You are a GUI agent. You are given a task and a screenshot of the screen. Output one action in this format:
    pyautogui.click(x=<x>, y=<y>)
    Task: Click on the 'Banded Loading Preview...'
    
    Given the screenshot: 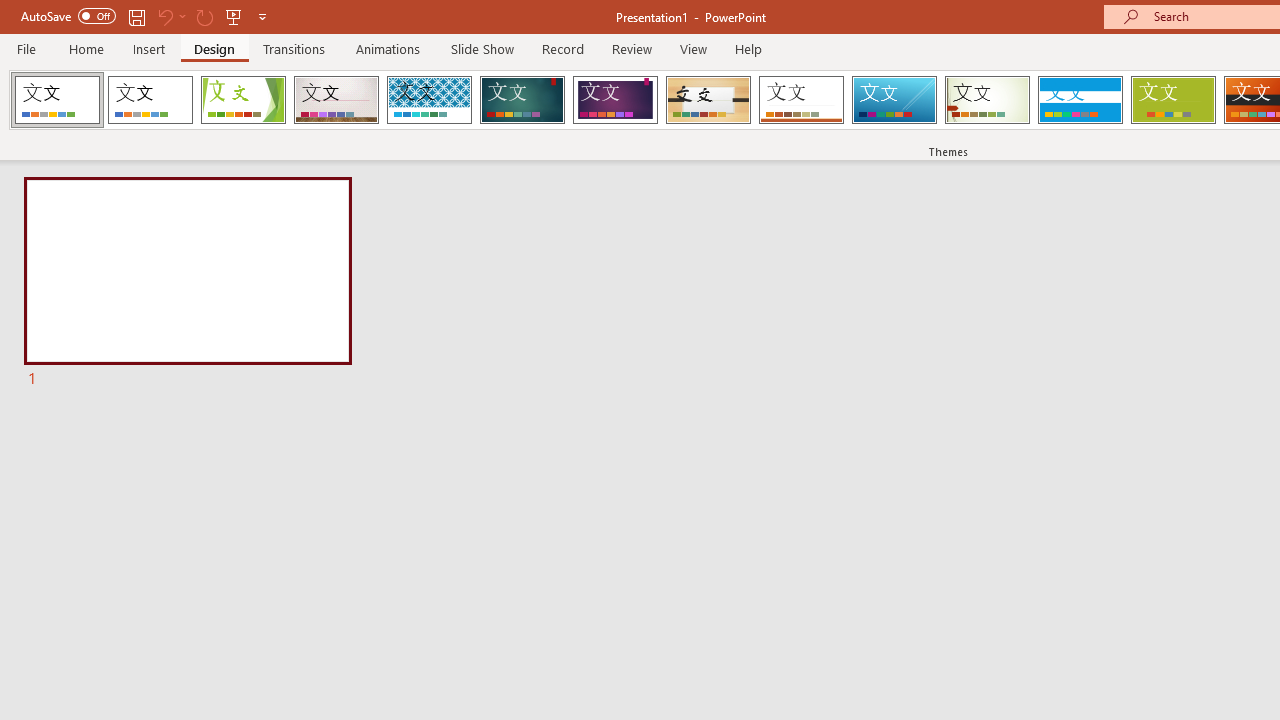 What is the action you would take?
    pyautogui.click(x=1079, y=100)
    